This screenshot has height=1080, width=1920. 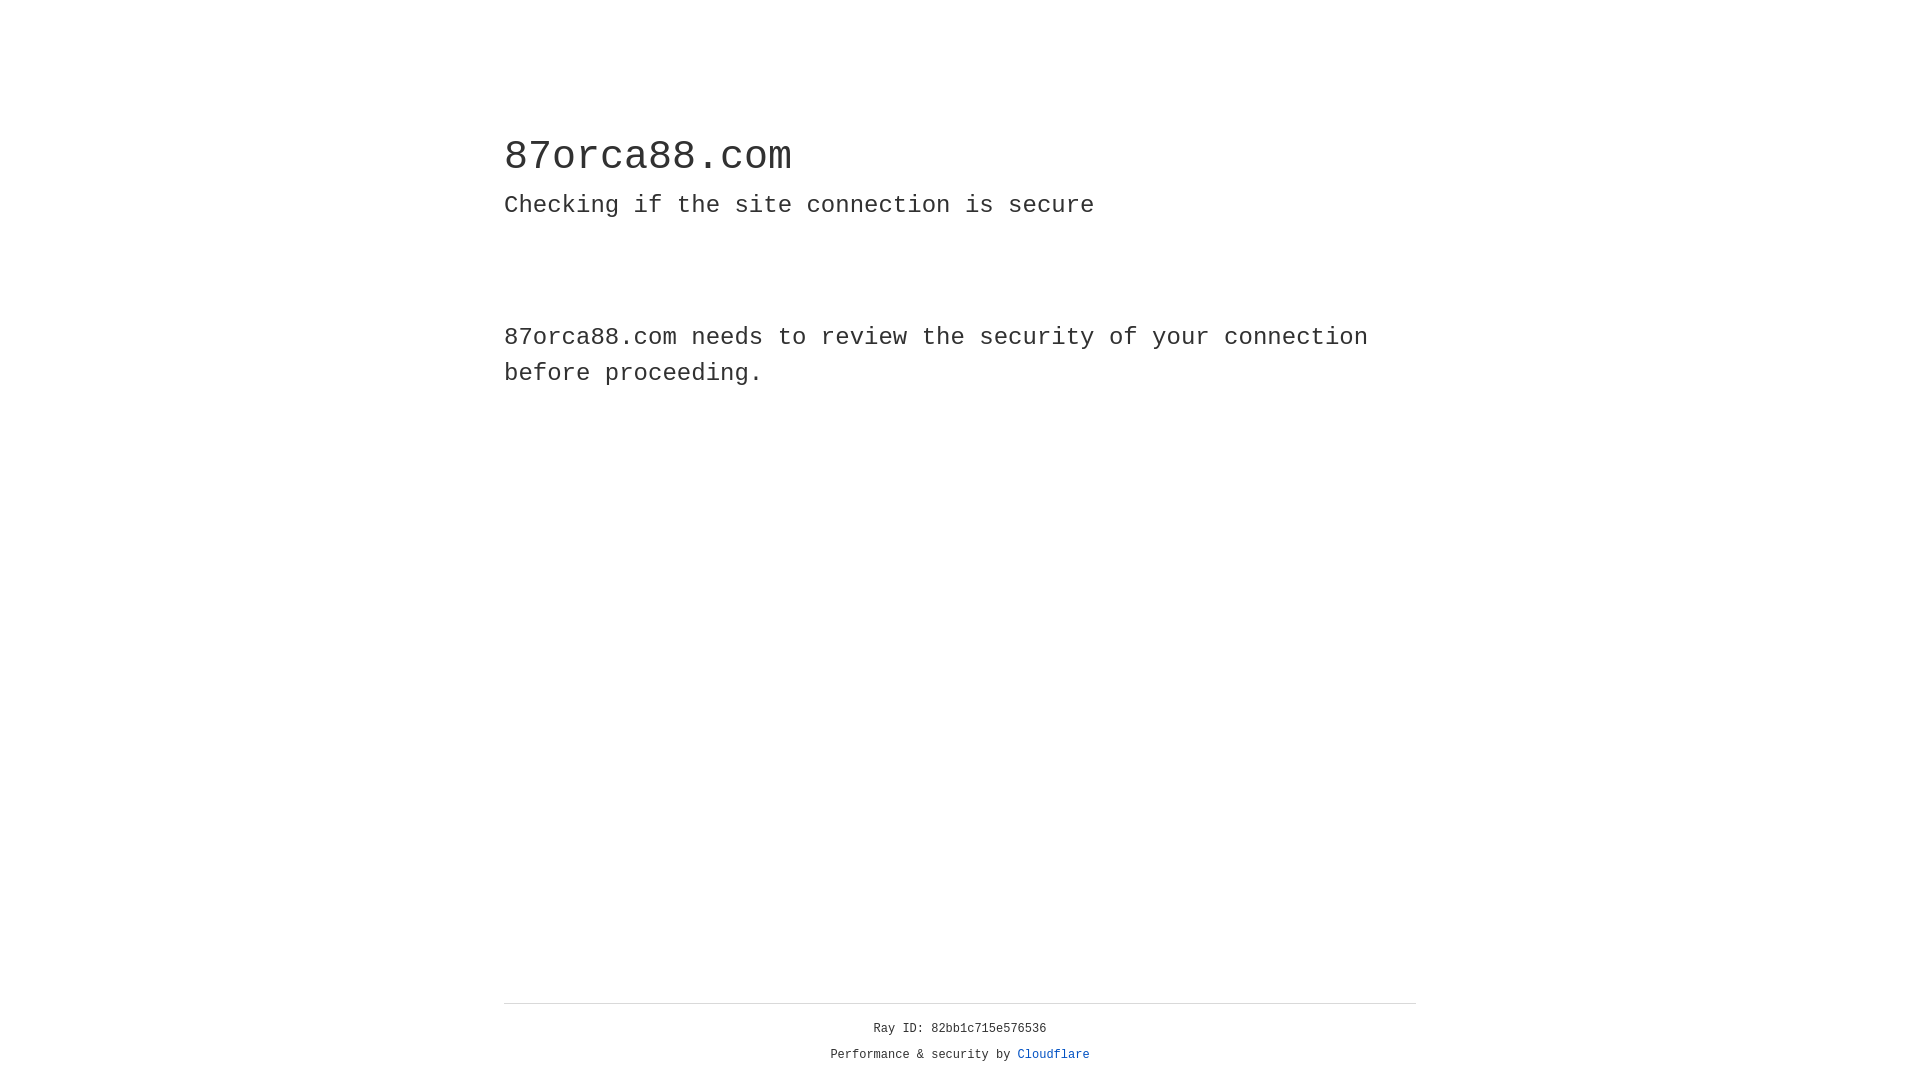 What do you see at coordinates (1017, 1054) in the screenshot?
I see `'Cloudflare'` at bounding box center [1017, 1054].